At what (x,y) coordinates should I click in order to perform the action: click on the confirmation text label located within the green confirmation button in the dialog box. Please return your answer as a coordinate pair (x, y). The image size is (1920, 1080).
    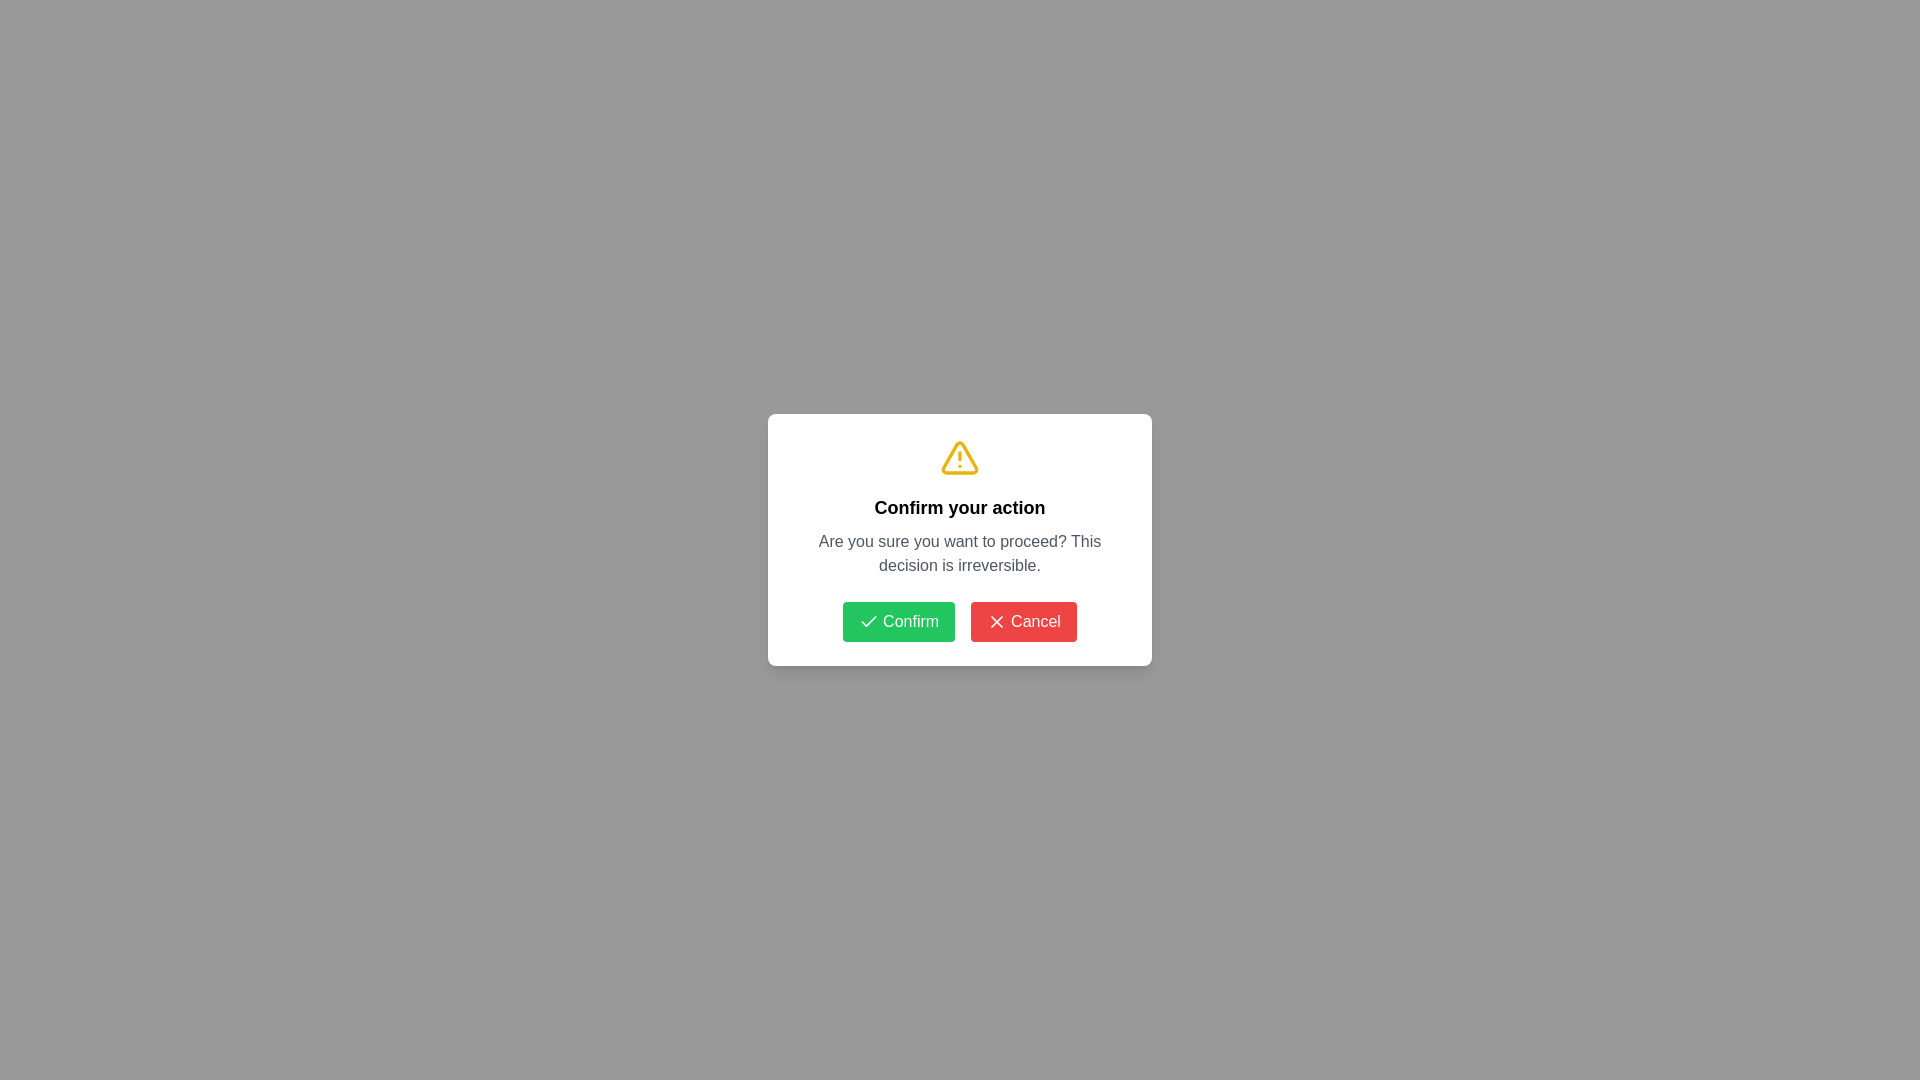
    Looking at the image, I should click on (910, 620).